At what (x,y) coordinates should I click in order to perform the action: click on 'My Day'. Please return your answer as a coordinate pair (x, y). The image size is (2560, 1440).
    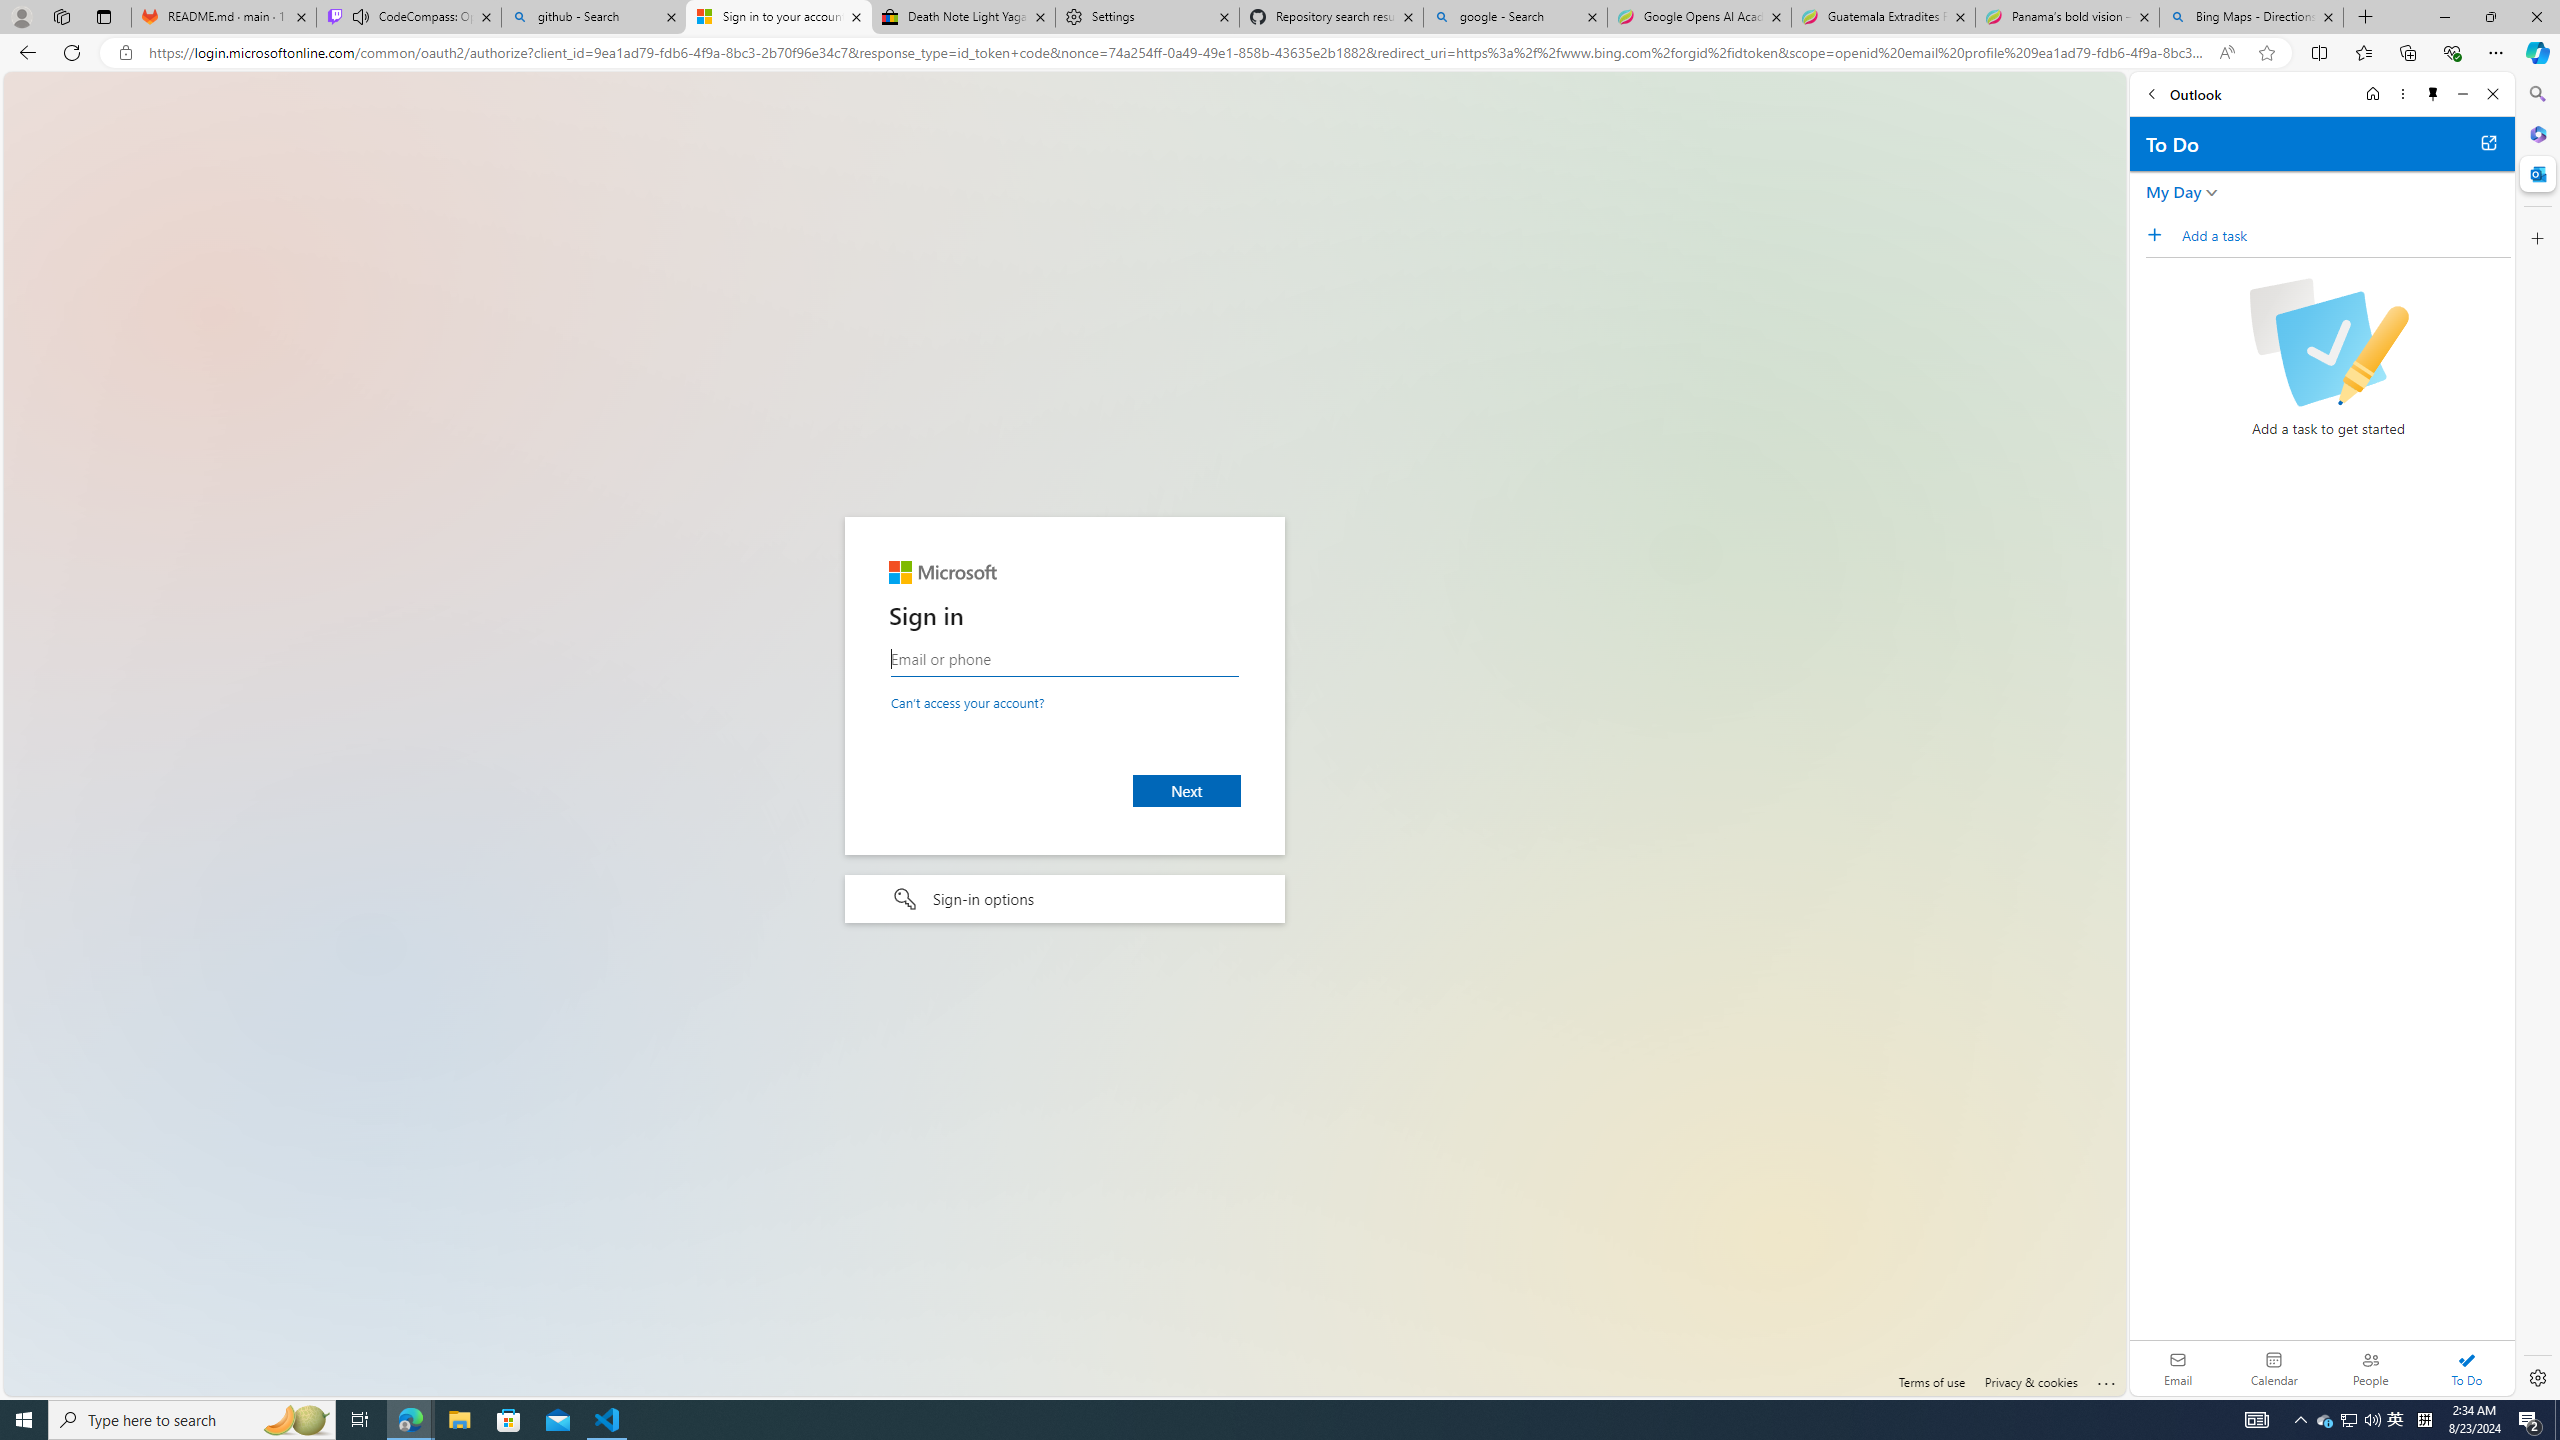
    Looking at the image, I should click on (2172, 191).